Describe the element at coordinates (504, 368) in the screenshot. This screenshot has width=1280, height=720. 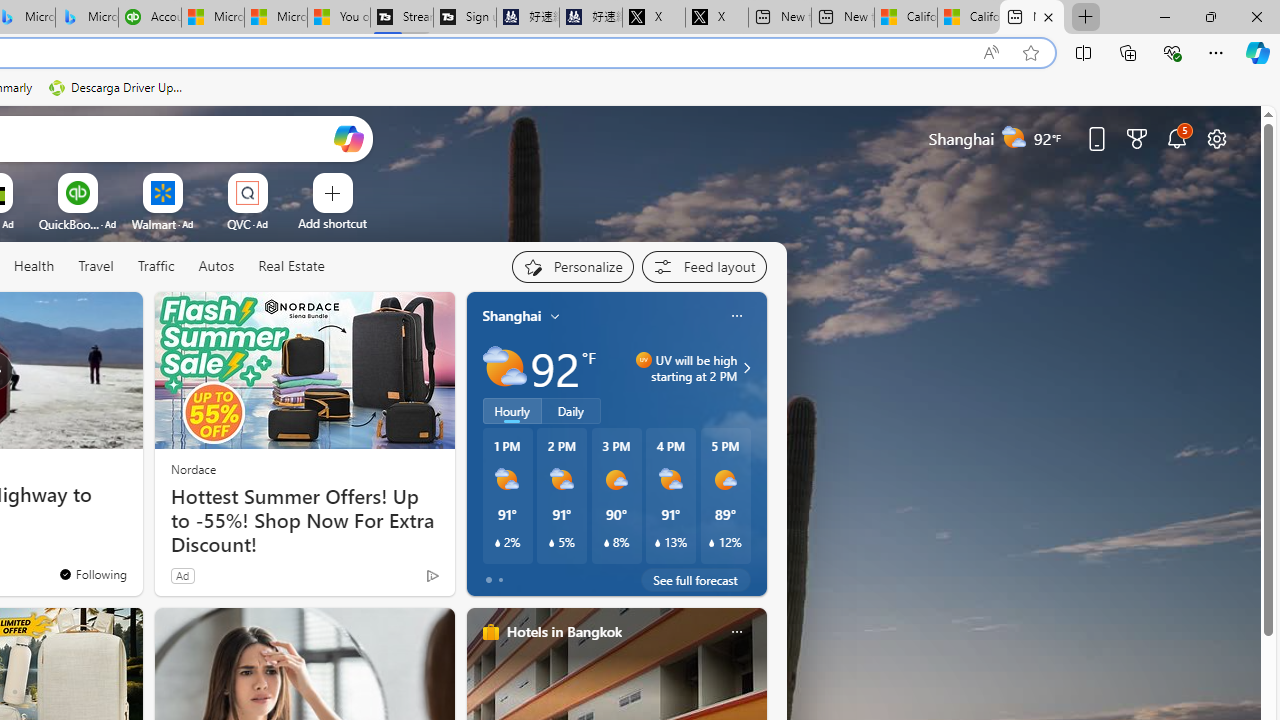
I see `'Partly sunny'` at that location.